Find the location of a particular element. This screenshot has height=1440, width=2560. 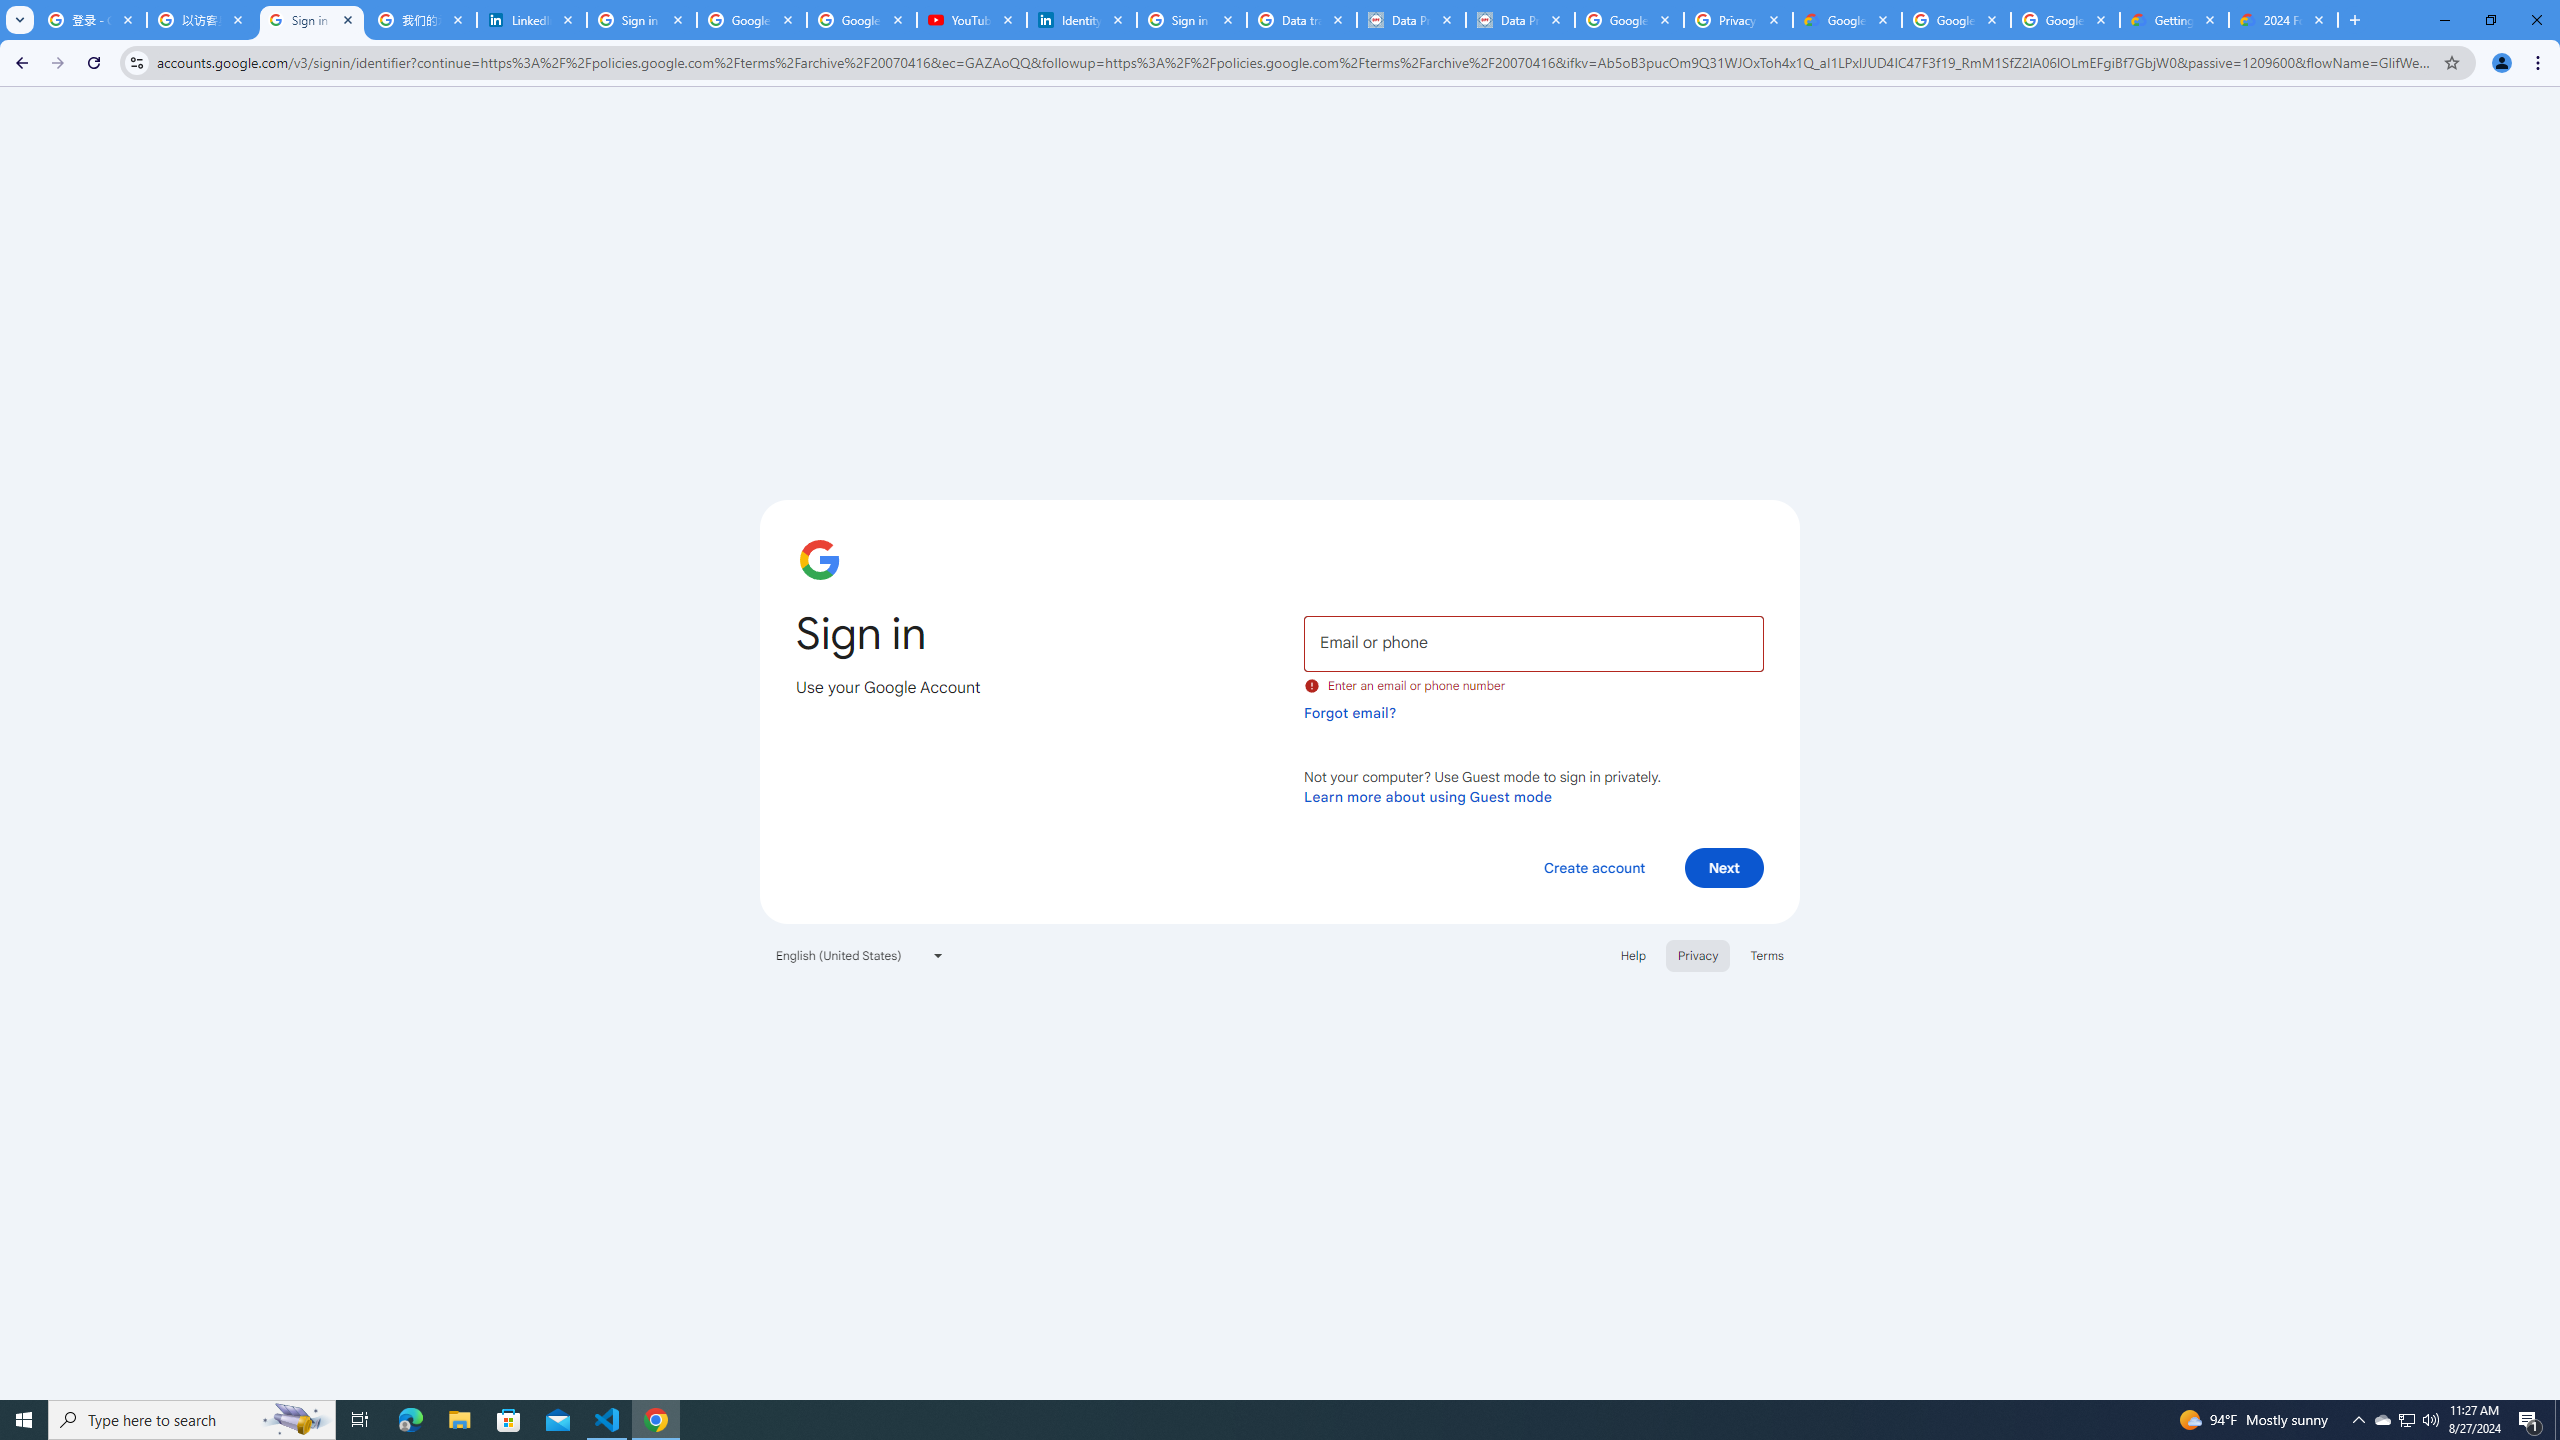

'English (United States)' is located at coordinates (860, 954).